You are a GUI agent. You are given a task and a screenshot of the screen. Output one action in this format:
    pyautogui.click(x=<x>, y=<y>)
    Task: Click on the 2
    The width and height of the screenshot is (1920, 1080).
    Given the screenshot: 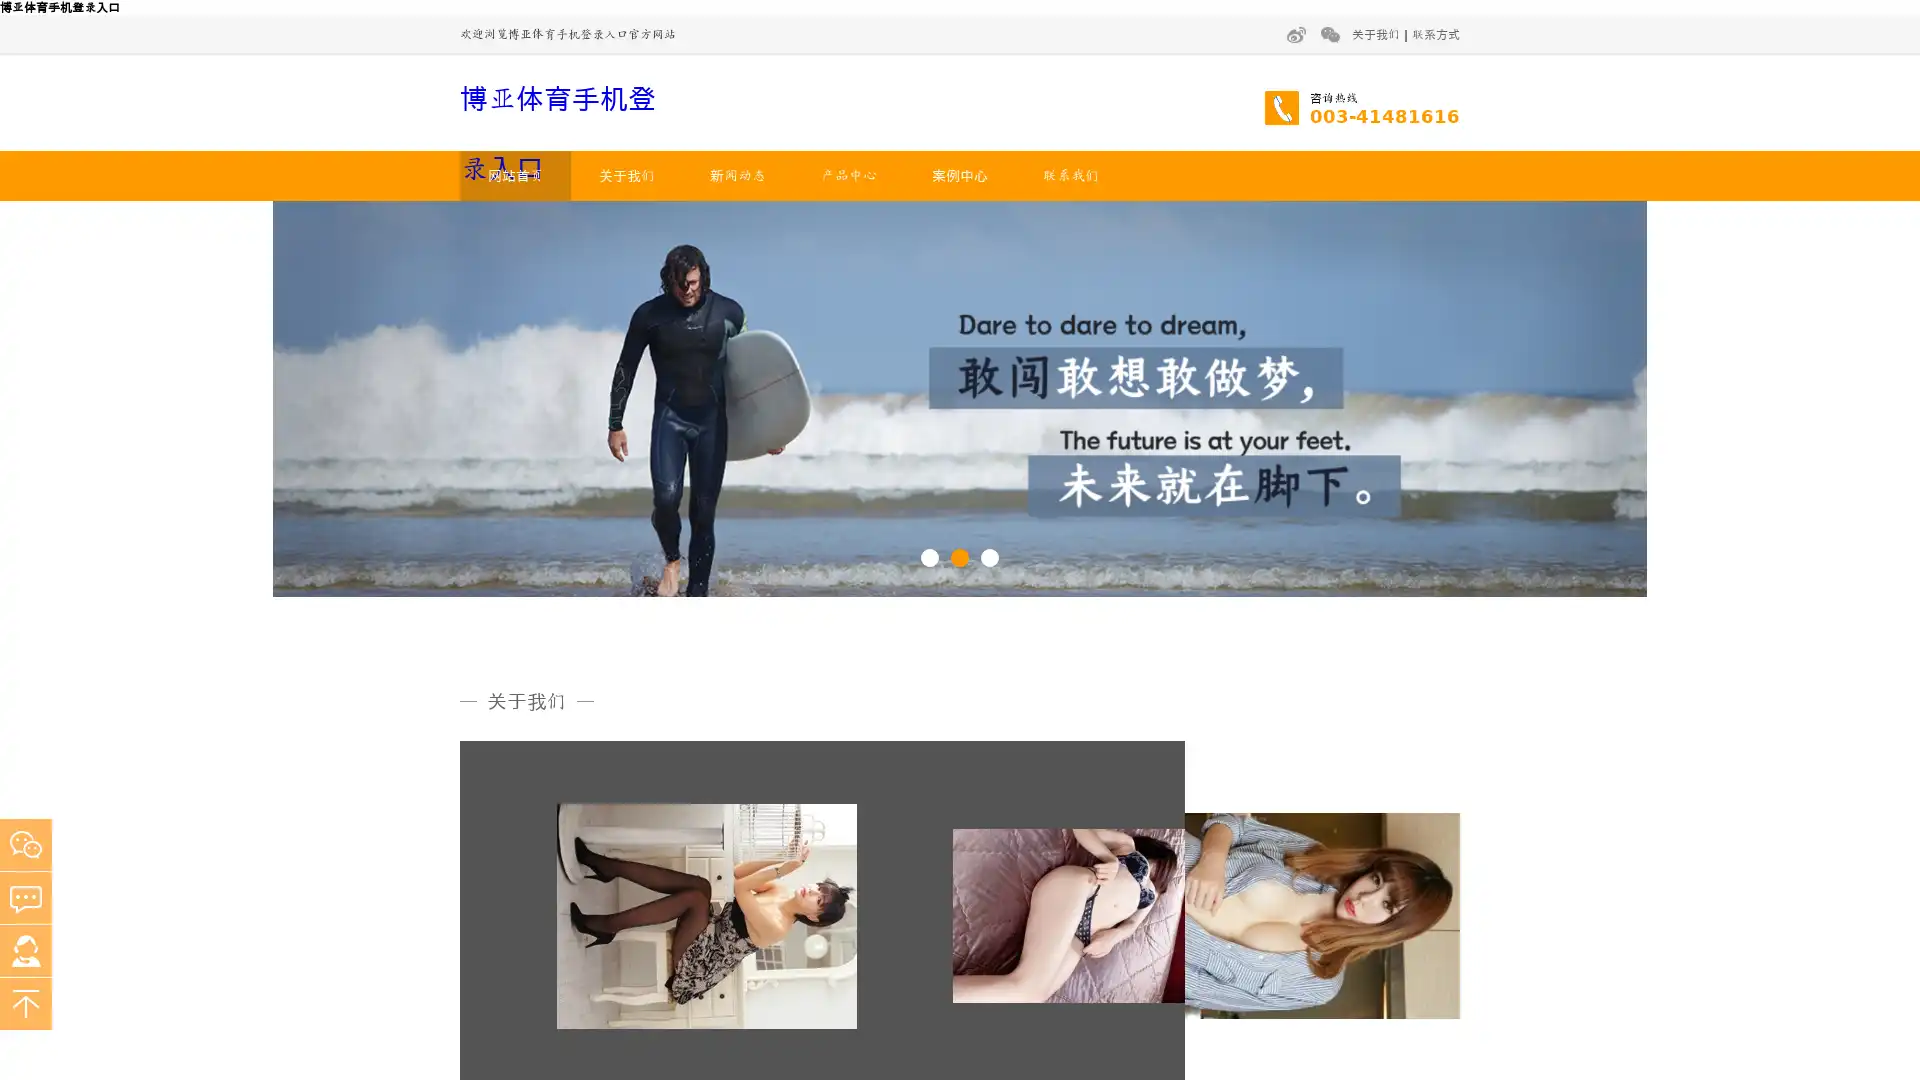 What is the action you would take?
    pyautogui.click(x=960, y=556)
    